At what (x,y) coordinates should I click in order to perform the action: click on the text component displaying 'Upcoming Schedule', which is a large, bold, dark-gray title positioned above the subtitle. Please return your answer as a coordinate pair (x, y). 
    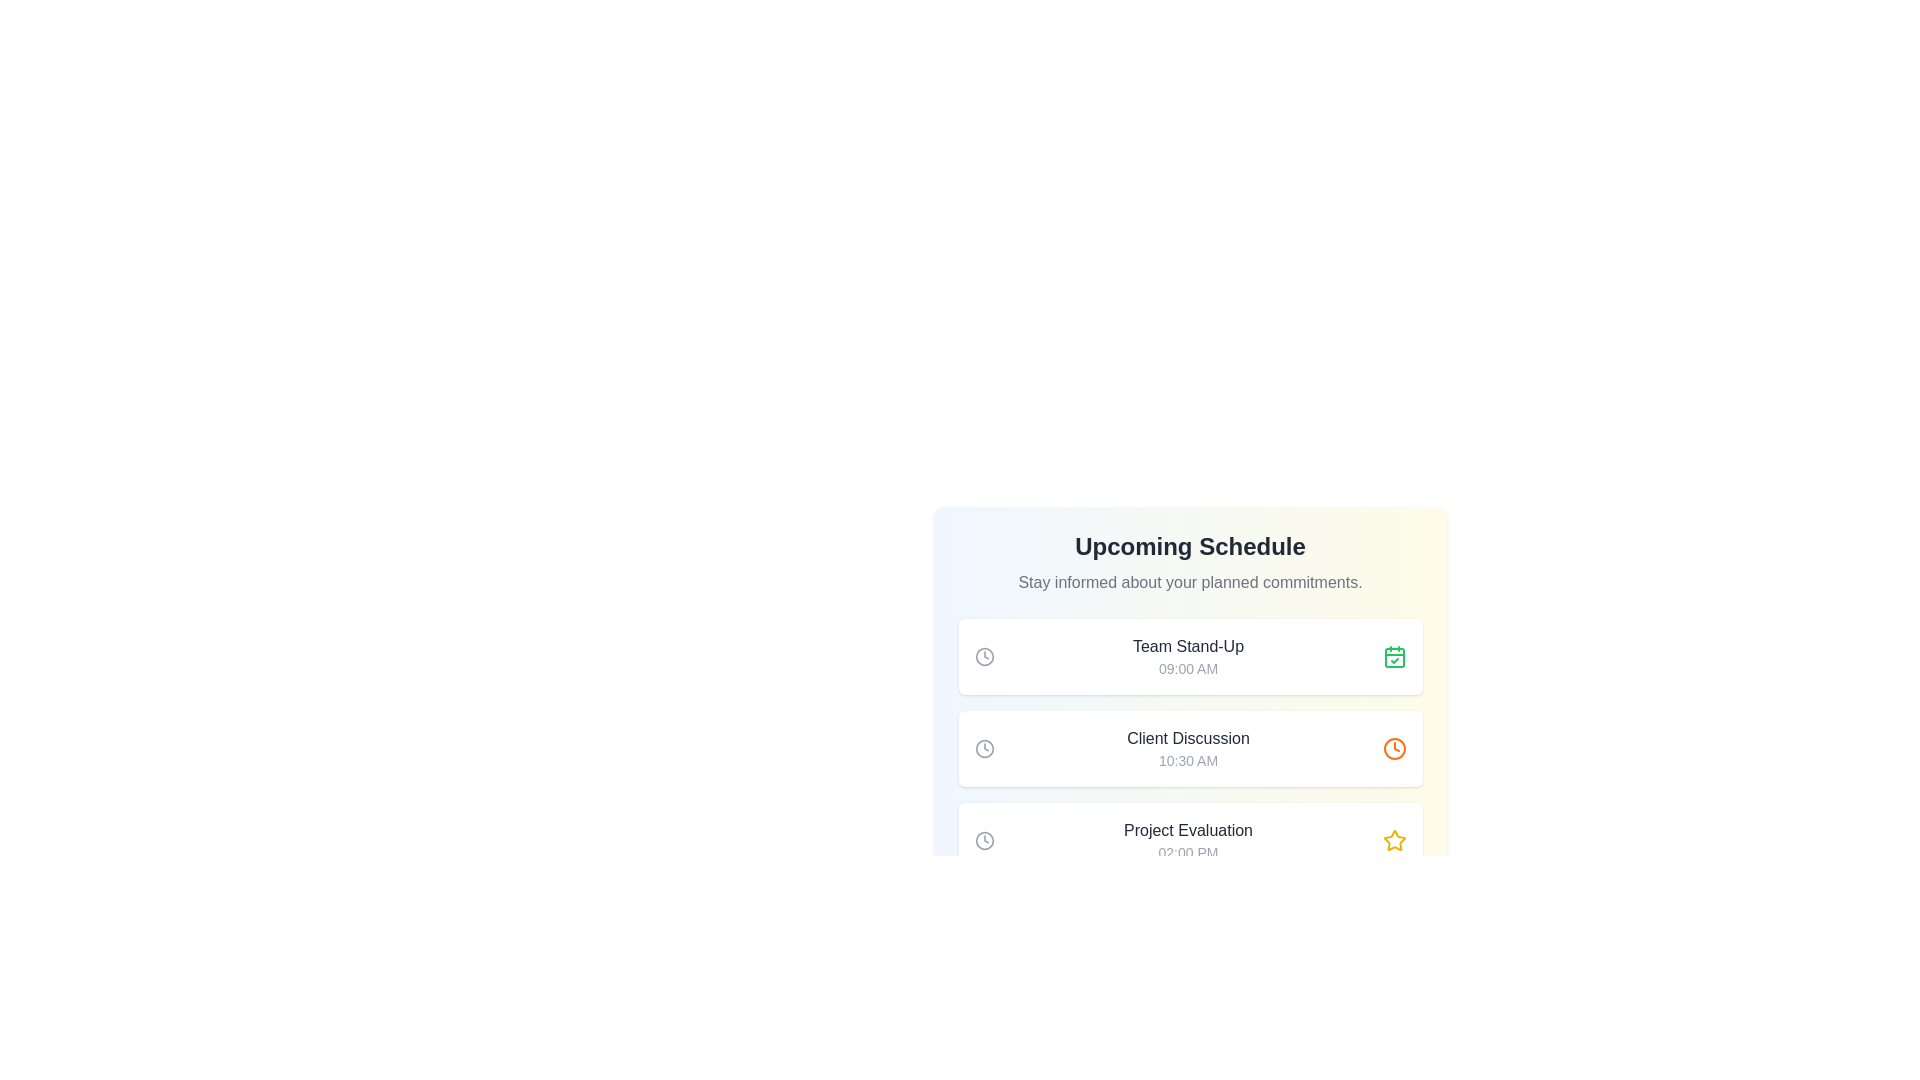
    Looking at the image, I should click on (1190, 547).